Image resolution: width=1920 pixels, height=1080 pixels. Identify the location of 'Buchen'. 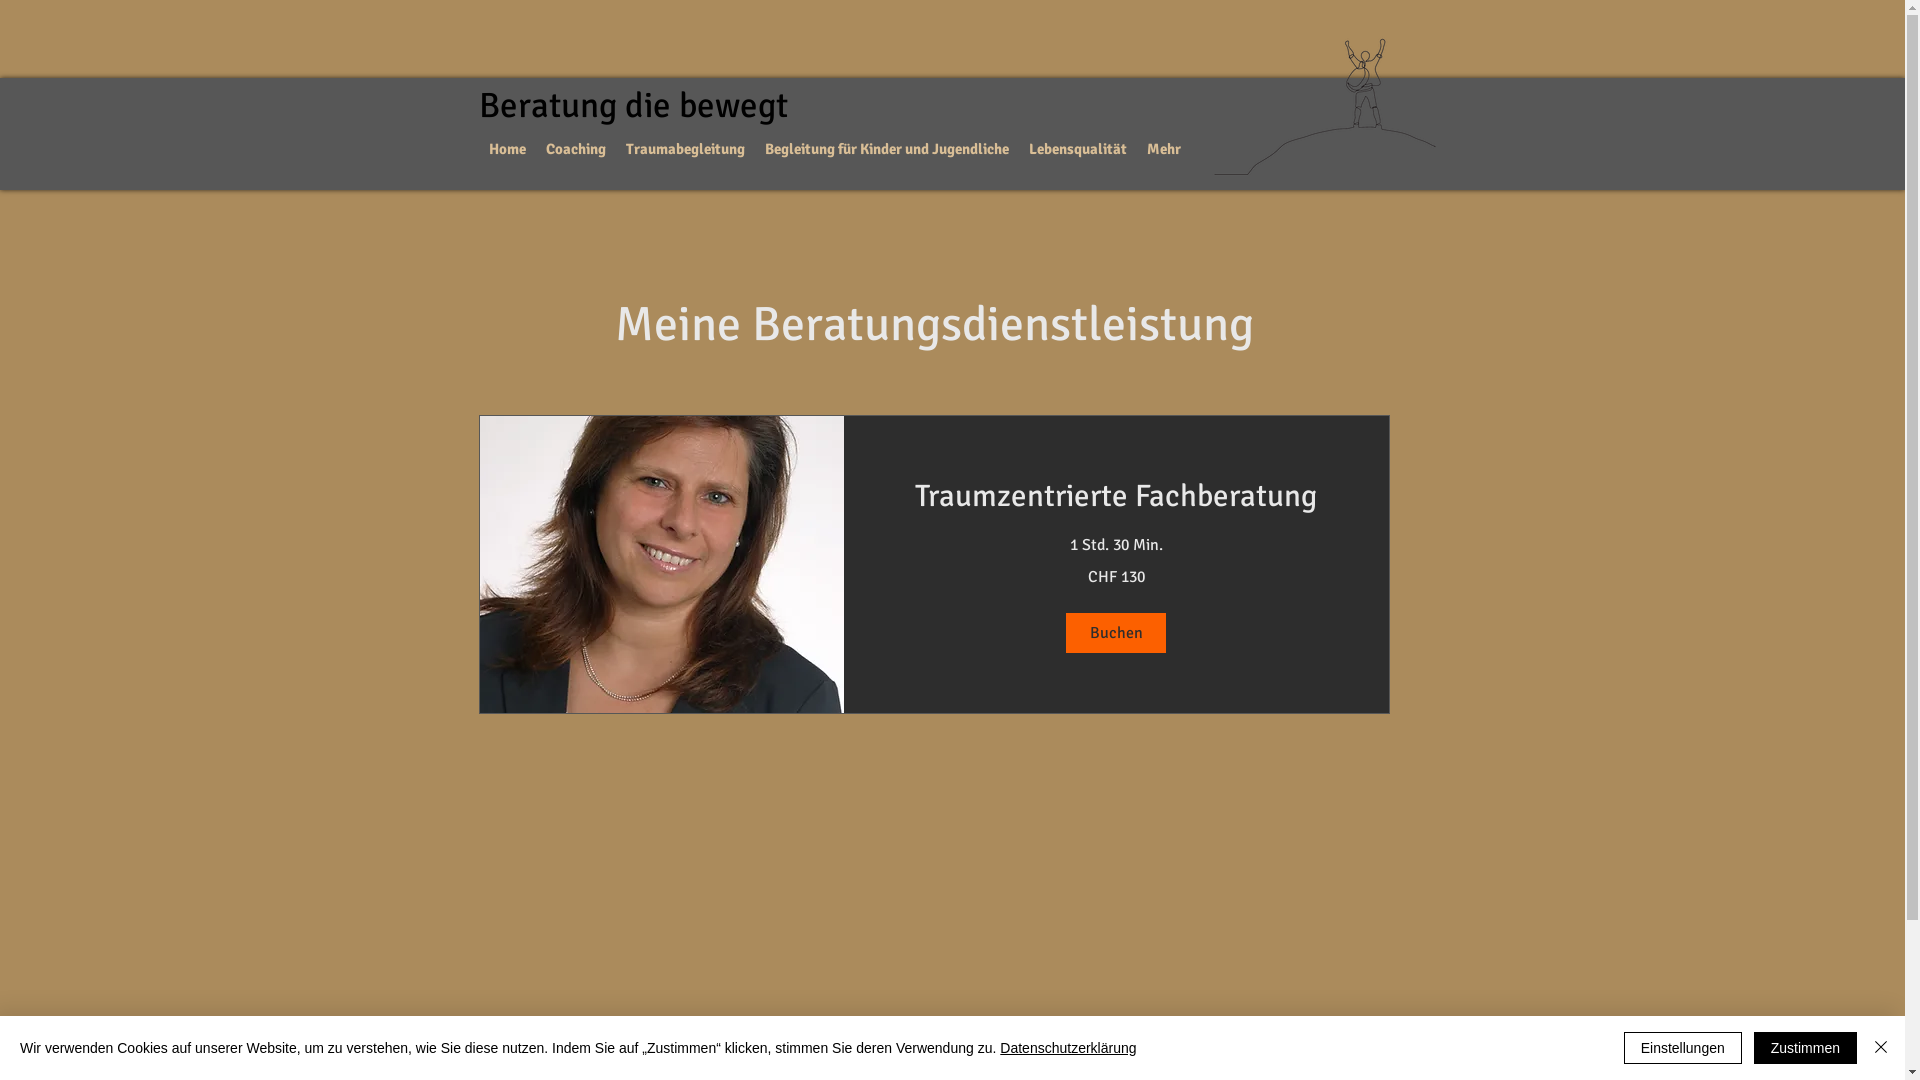
(1115, 632).